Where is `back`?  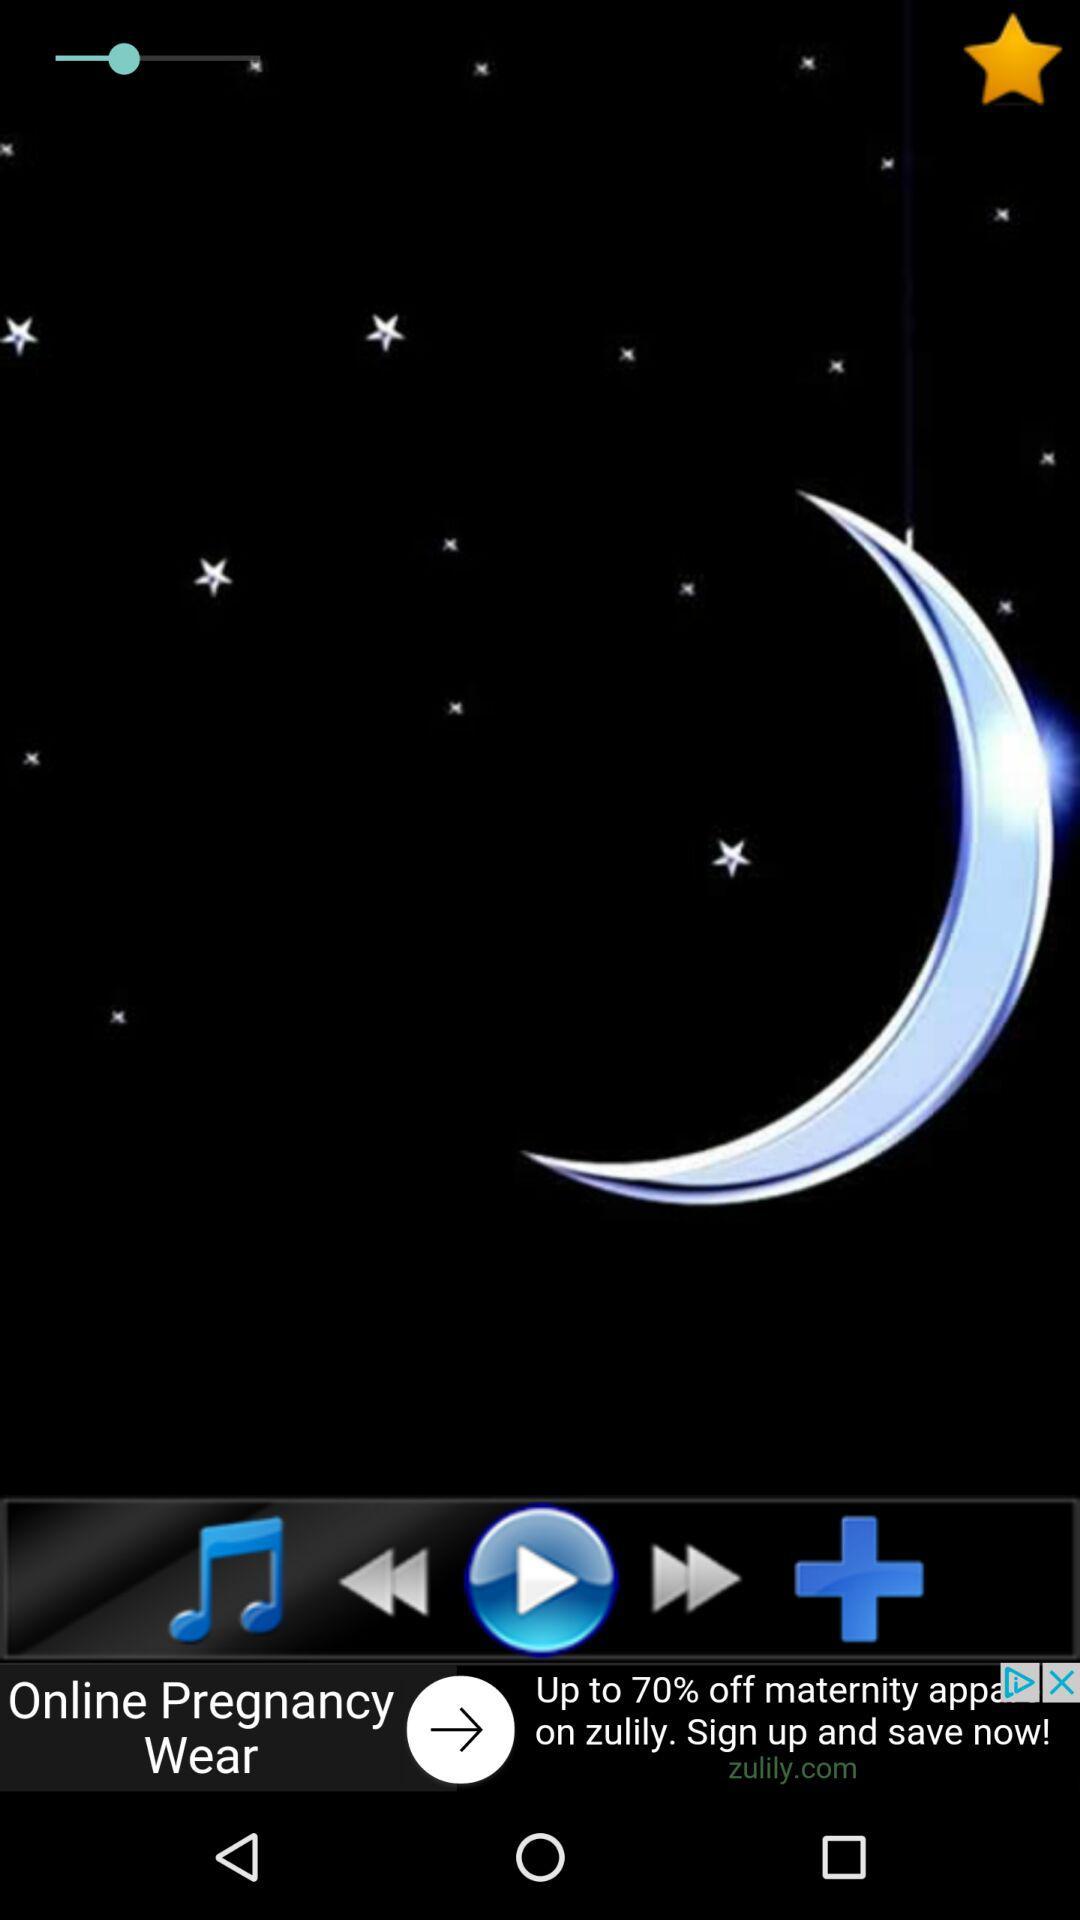 back is located at coordinates (371, 1577).